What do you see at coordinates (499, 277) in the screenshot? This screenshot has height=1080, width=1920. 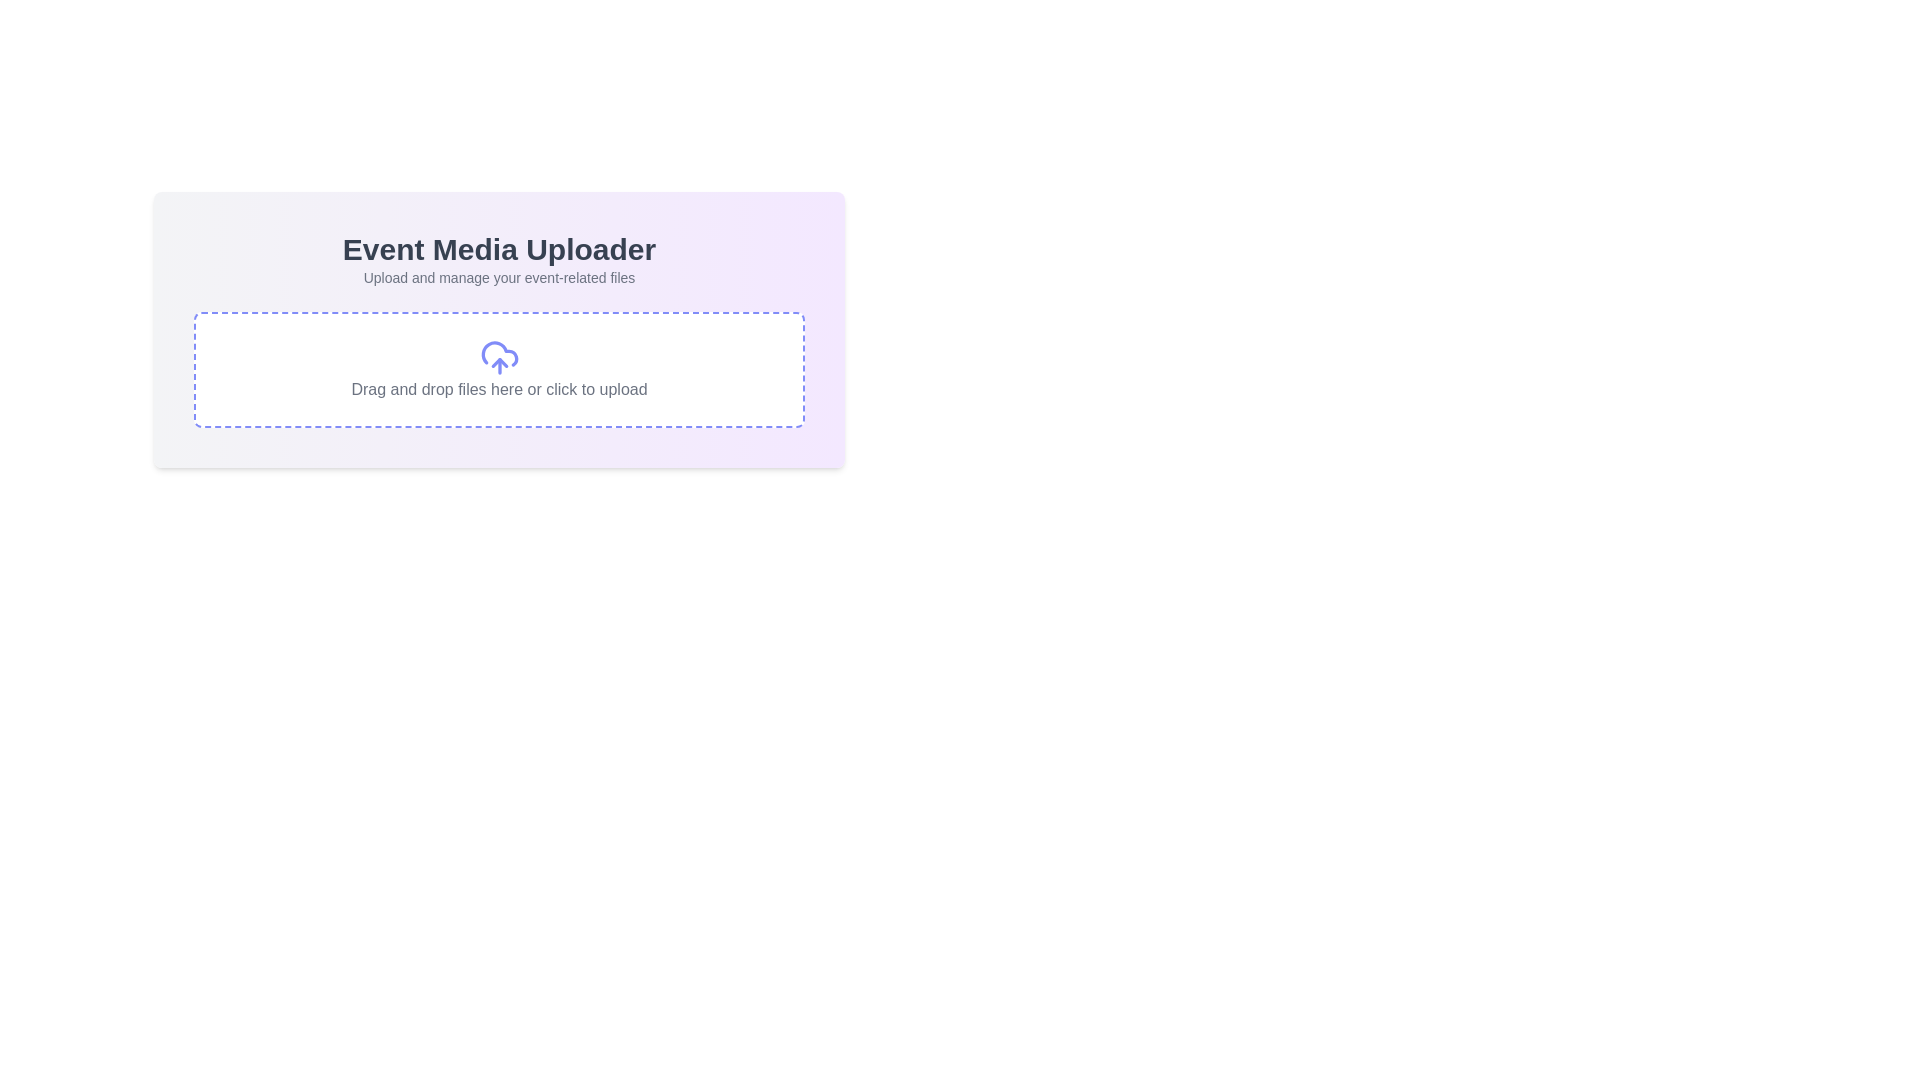 I see `the text label that provides instructions or guidance, which reads 'Upload and manage your event-related files'` at bounding box center [499, 277].